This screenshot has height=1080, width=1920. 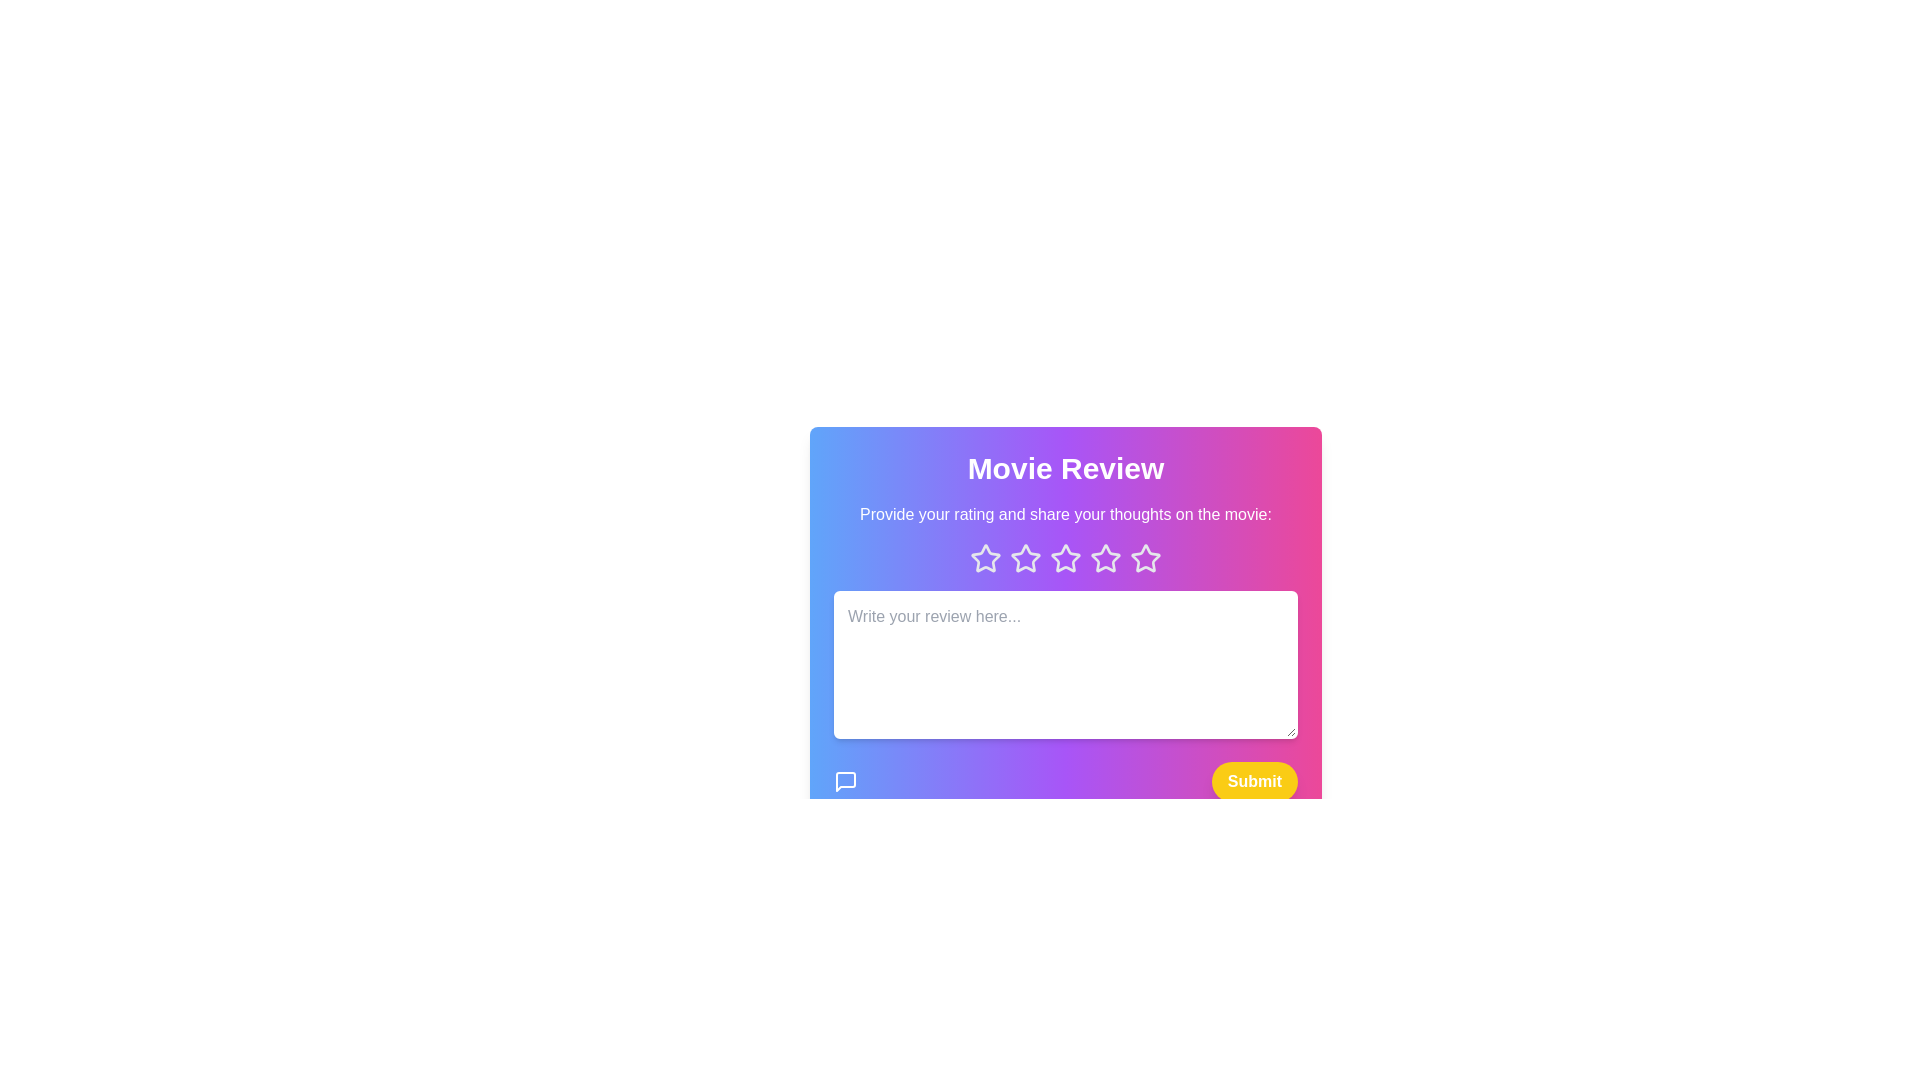 I want to click on the star icon corresponding to 5 to preview the rating, so click(x=1146, y=559).